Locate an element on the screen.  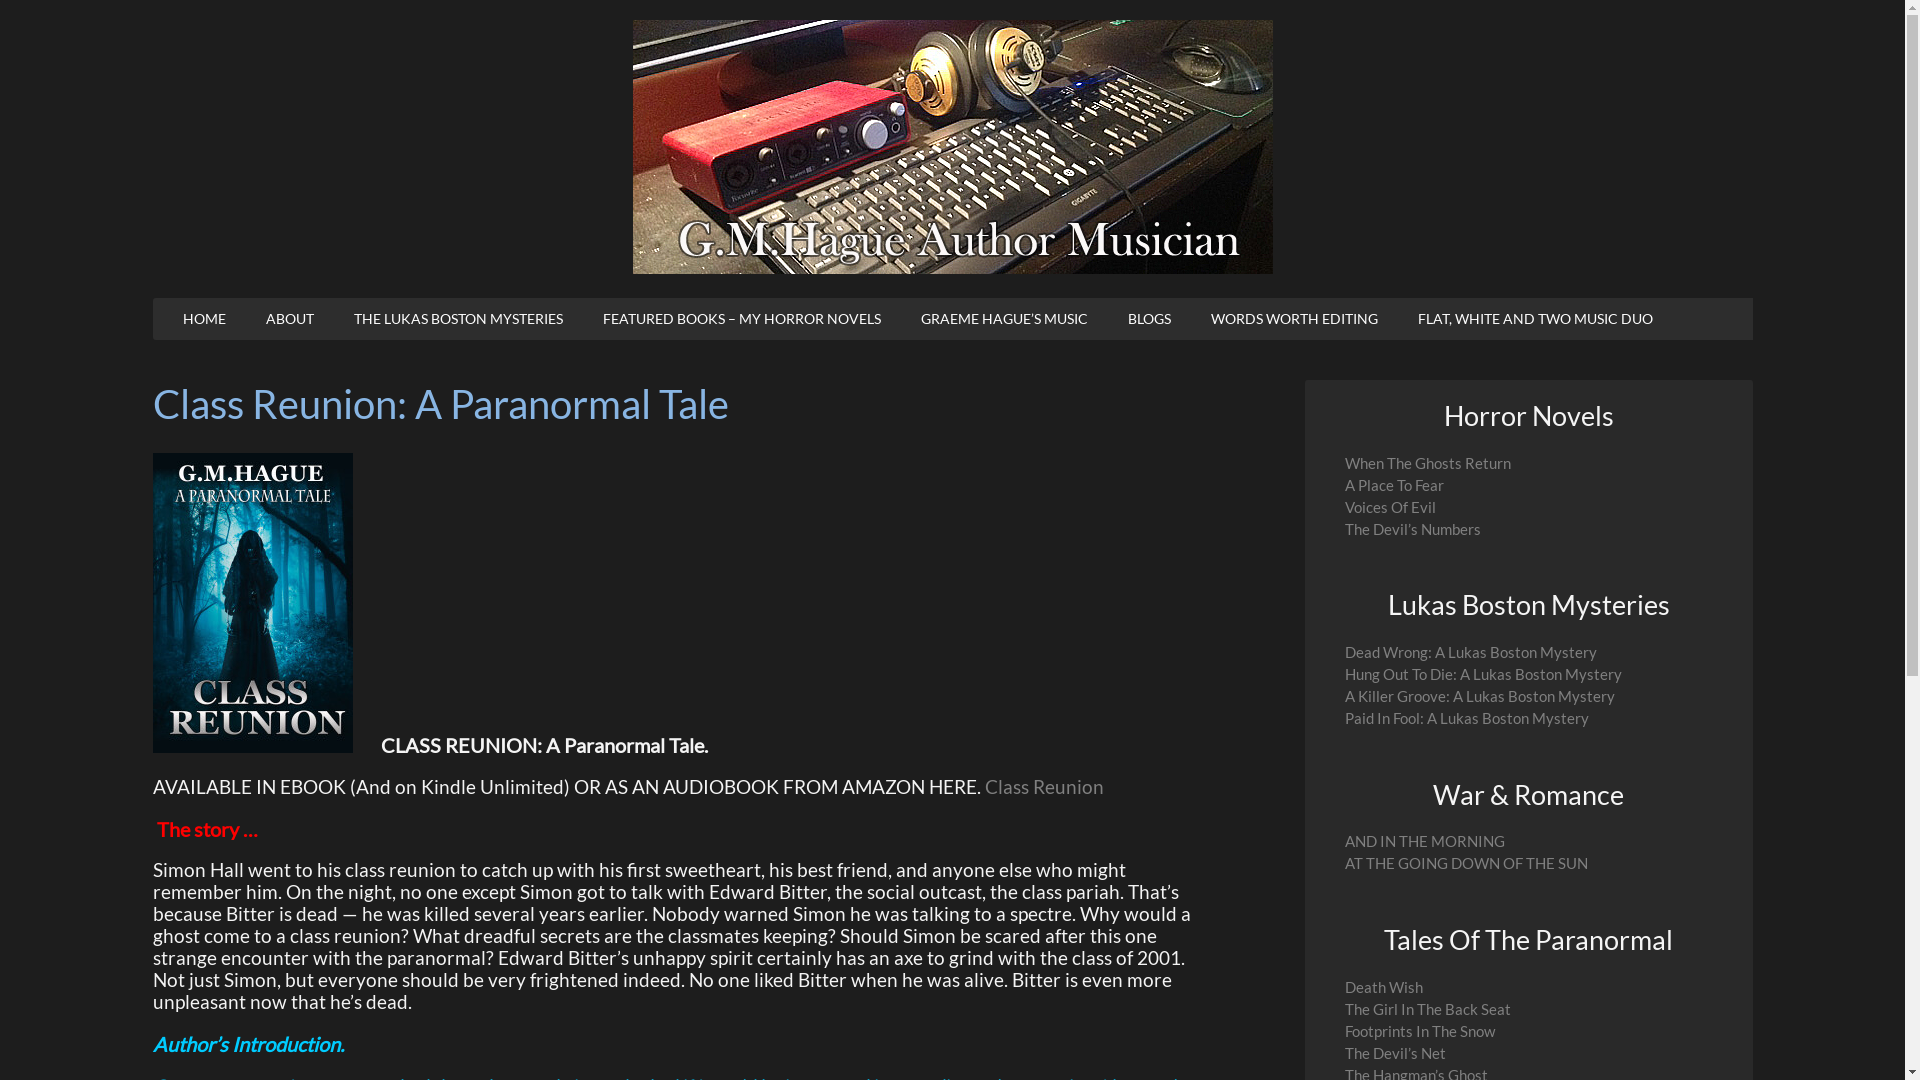
'AND IN THE MORNING' is located at coordinates (1423, 841).